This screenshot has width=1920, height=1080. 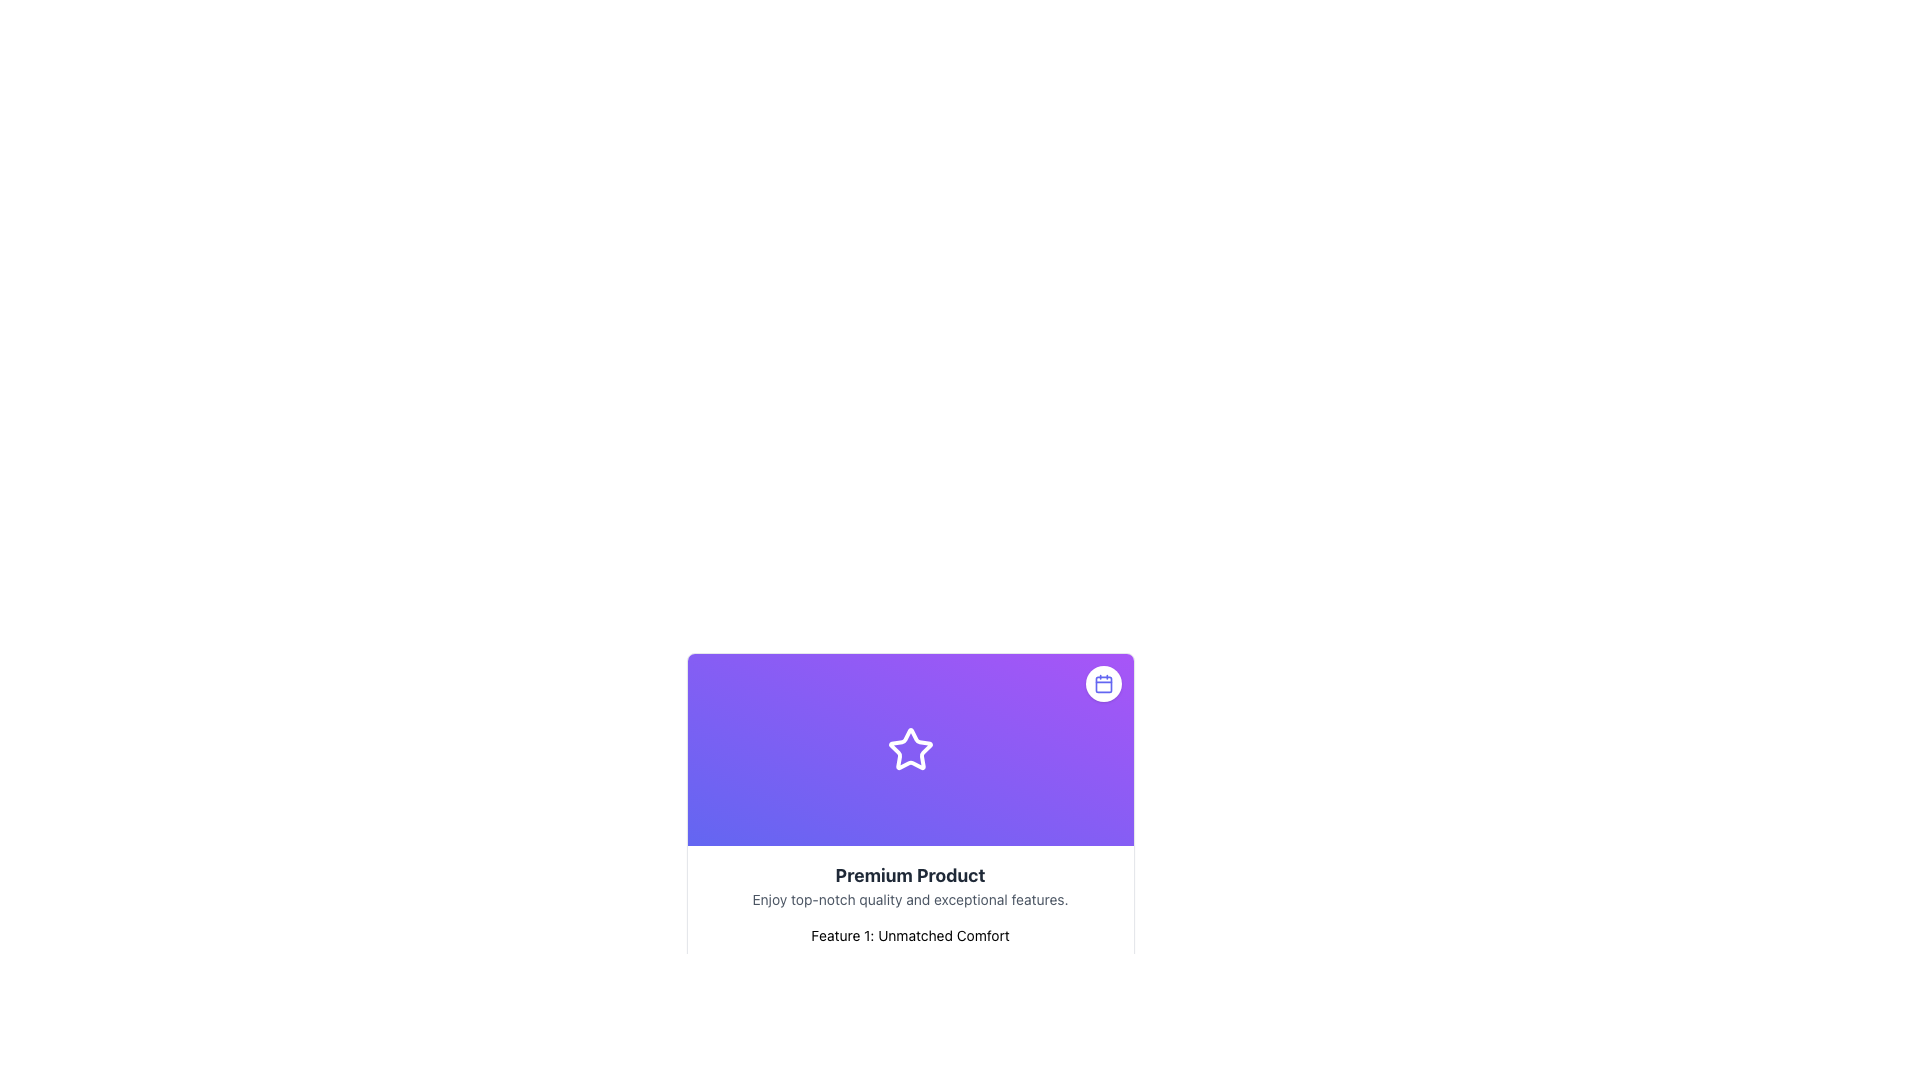 What do you see at coordinates (1102, 682) in the screenshot?
I see `the calendar icon located at the top-right corner of the card, which is part of a button with a white color against a purple background` at bounding box center [1102, 682].